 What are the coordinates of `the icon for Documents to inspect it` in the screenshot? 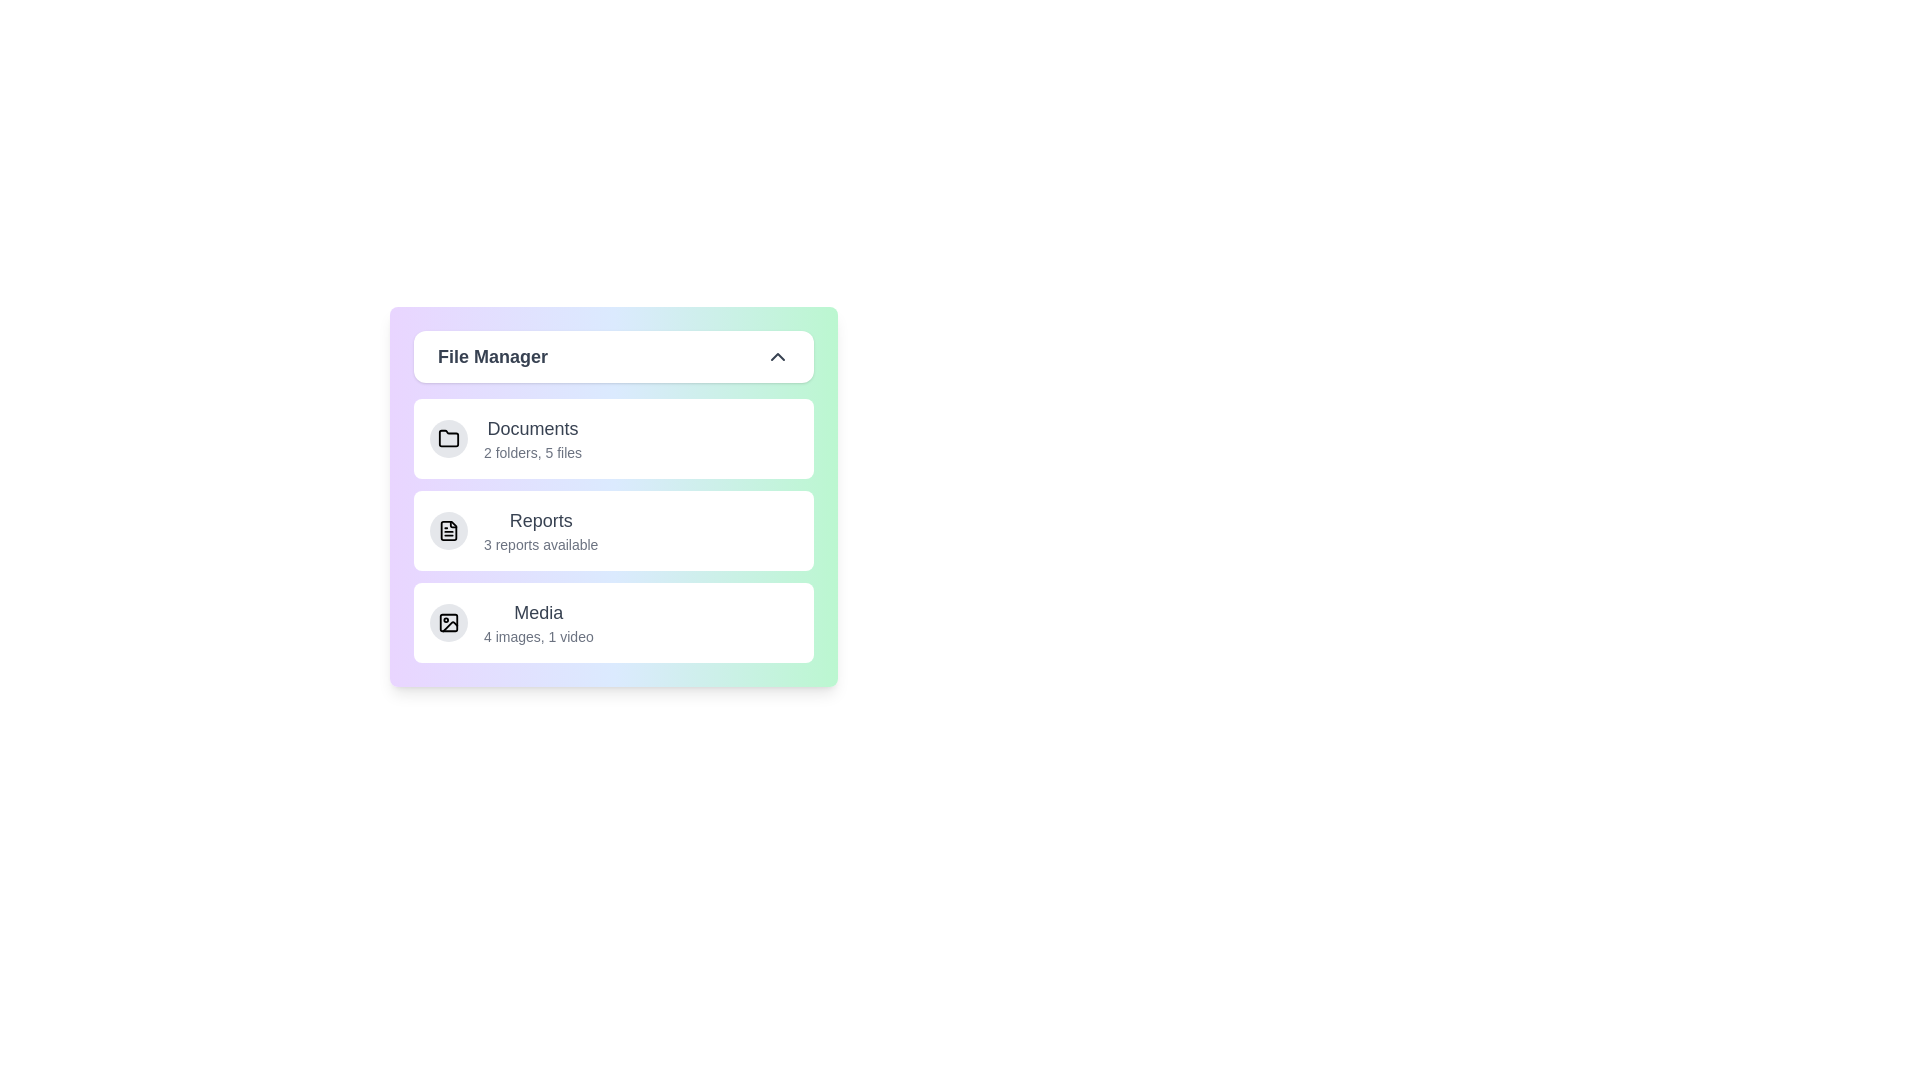 It's located at (448, 438).